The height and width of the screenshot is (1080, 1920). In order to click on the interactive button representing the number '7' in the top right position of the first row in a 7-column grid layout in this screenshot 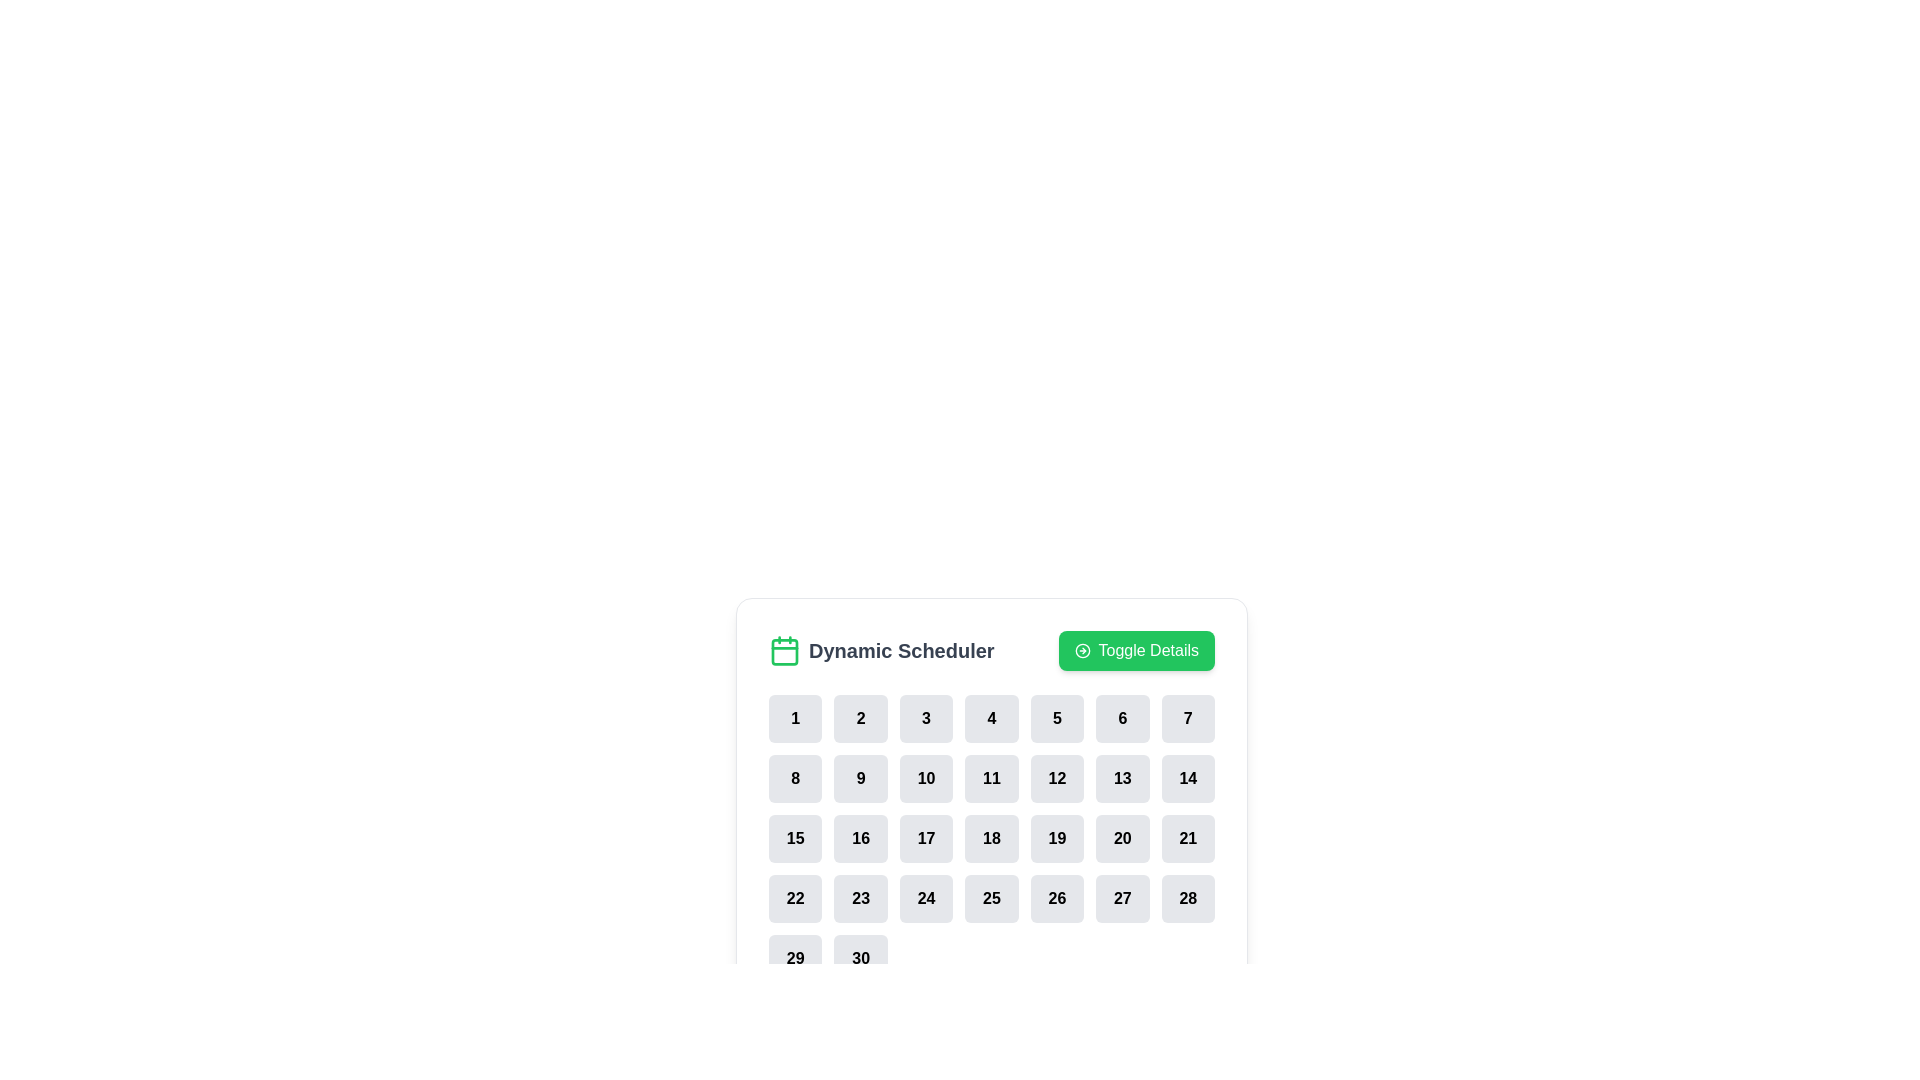, I will do `click(1188, 717)`.